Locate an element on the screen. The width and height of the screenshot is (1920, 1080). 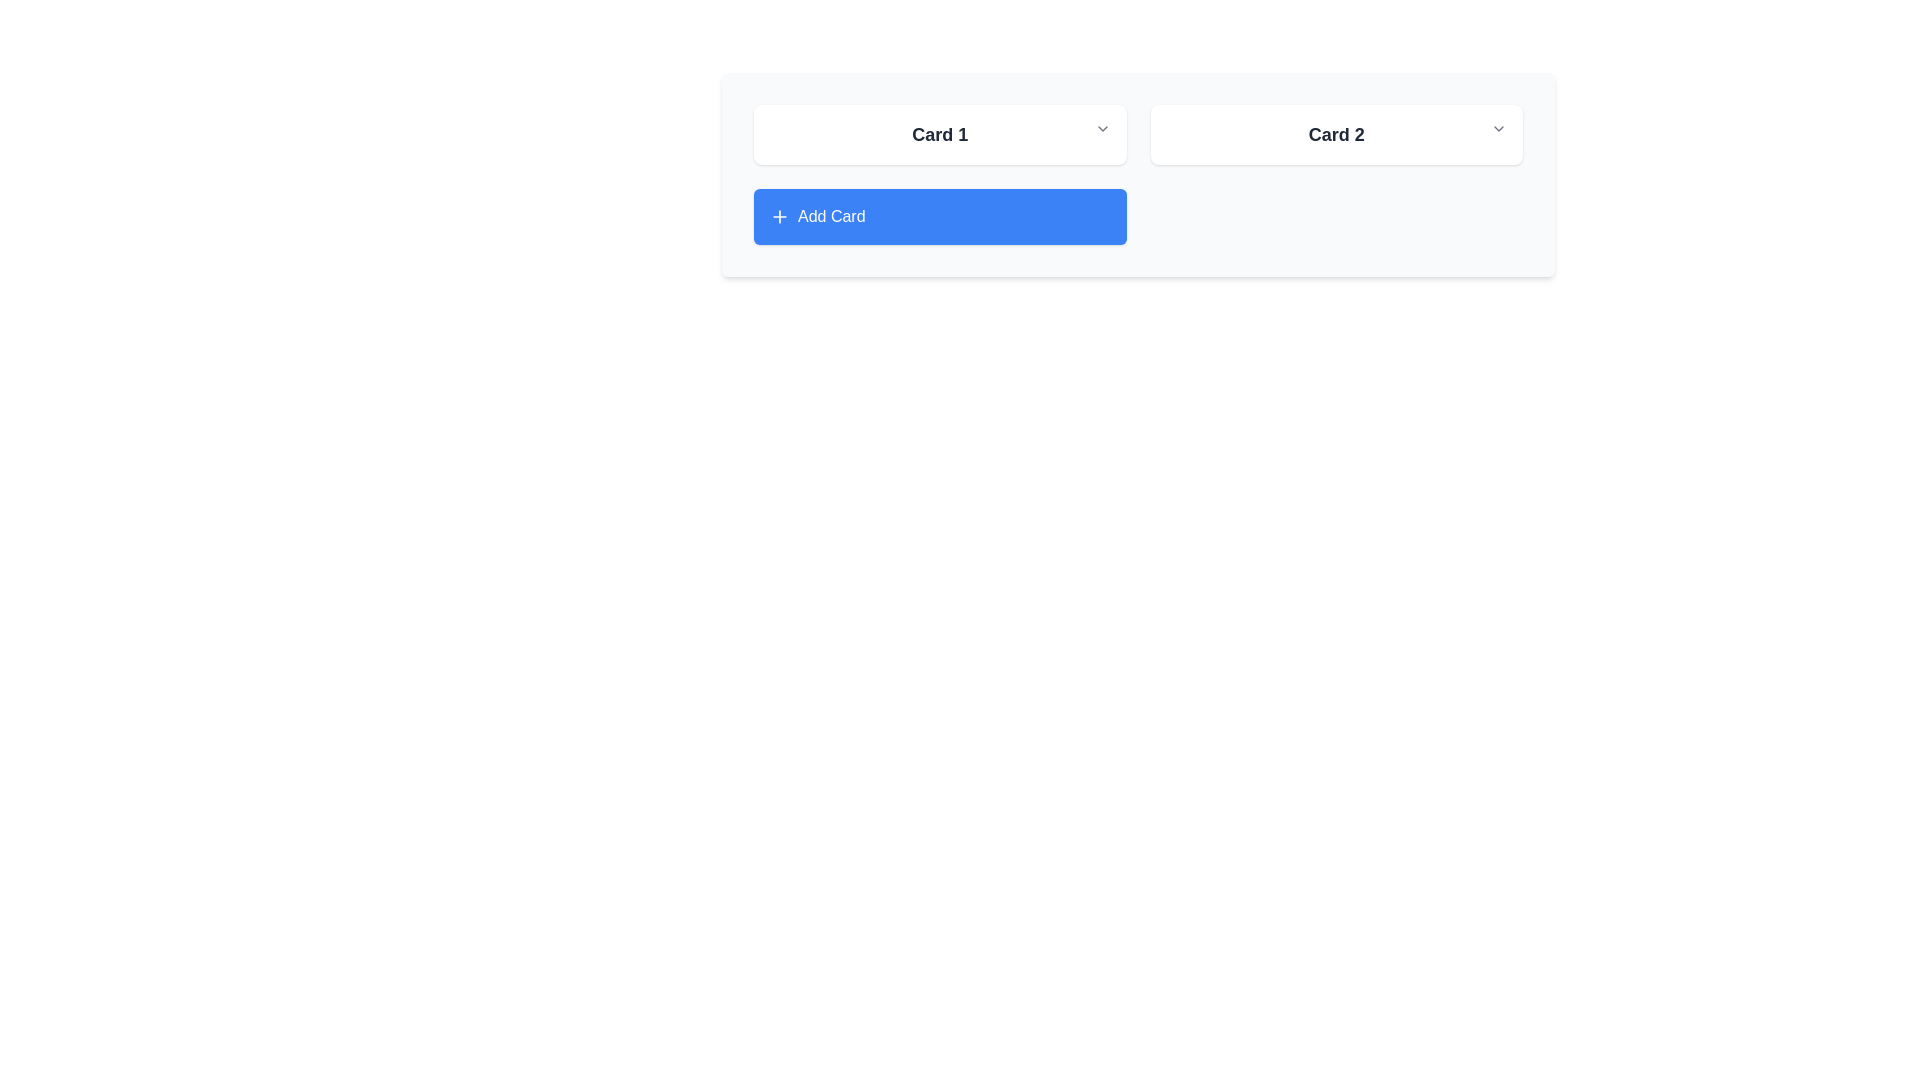
the interactive button with a downward-facing gray arrow icon in the top-right corner of 'Card 2' is located at coordinates (1498, 128).